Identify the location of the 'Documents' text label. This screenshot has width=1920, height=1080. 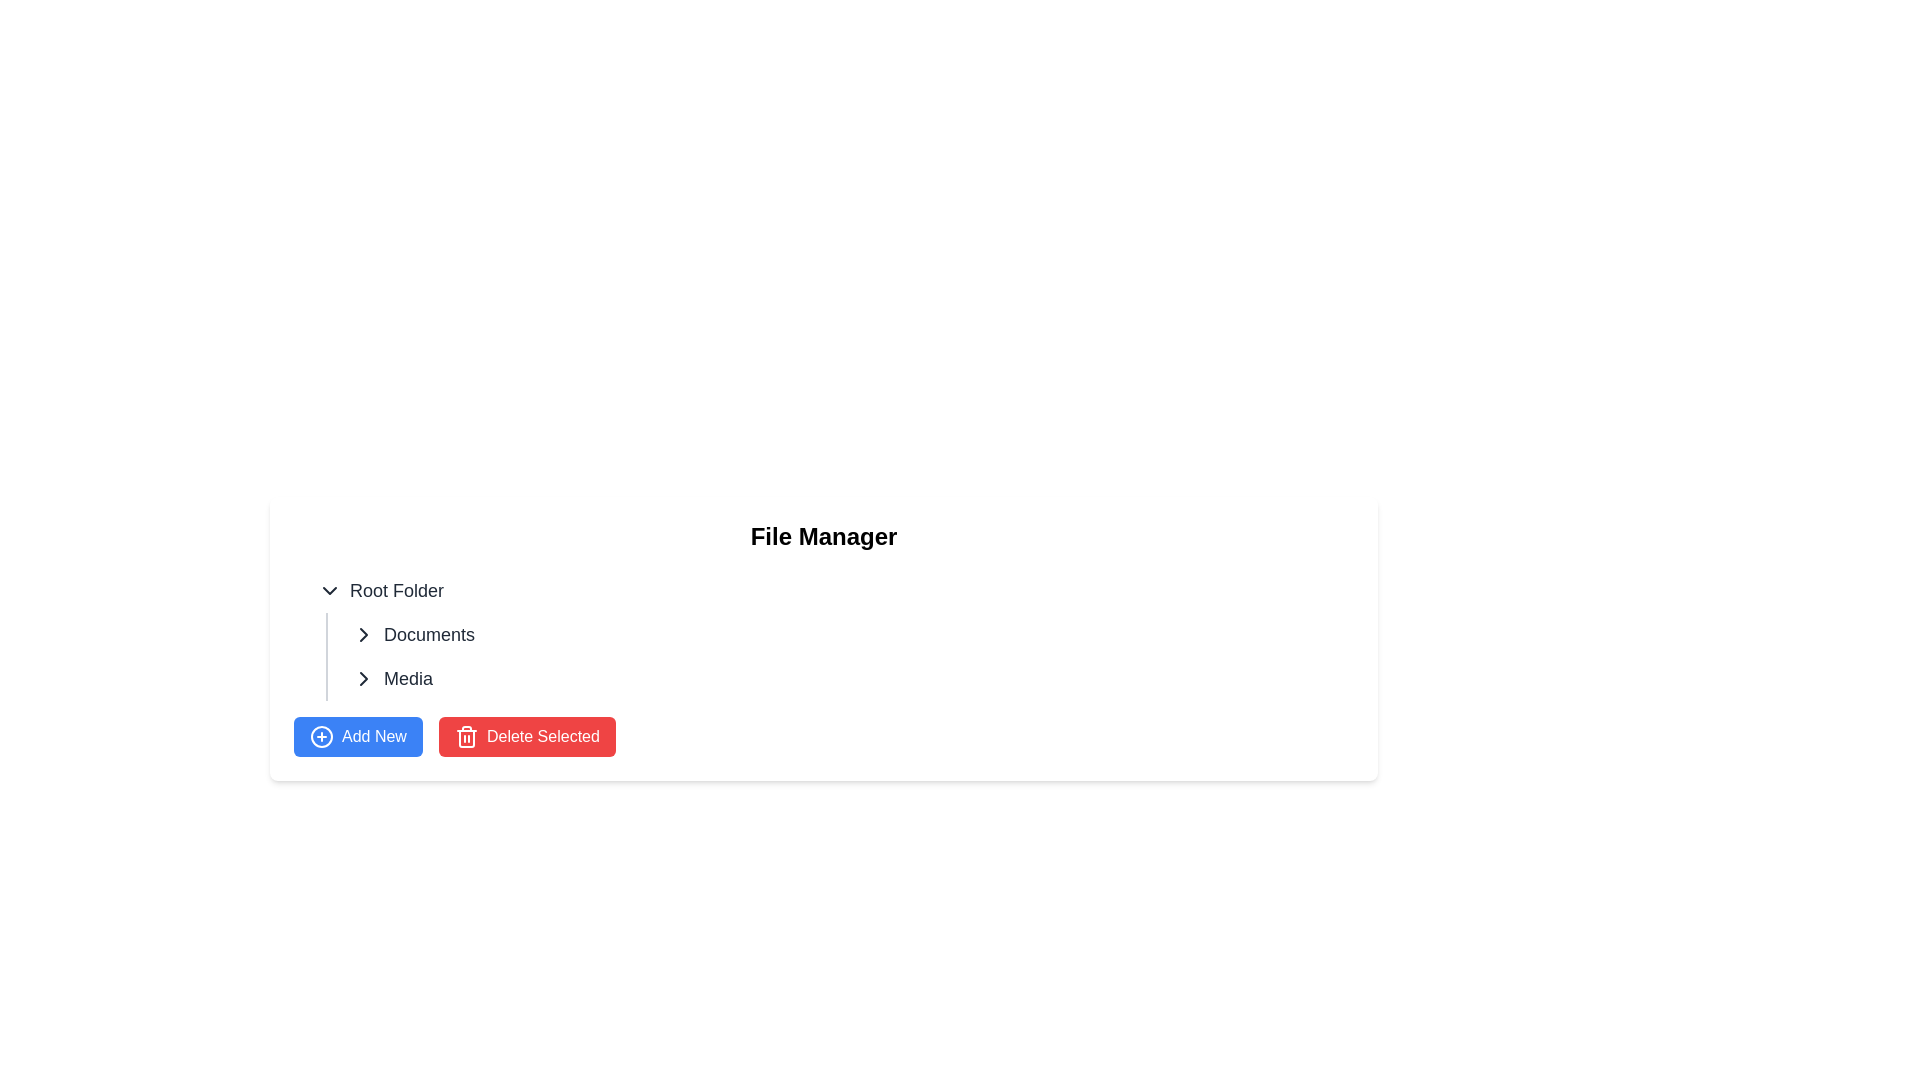
(428, 635).